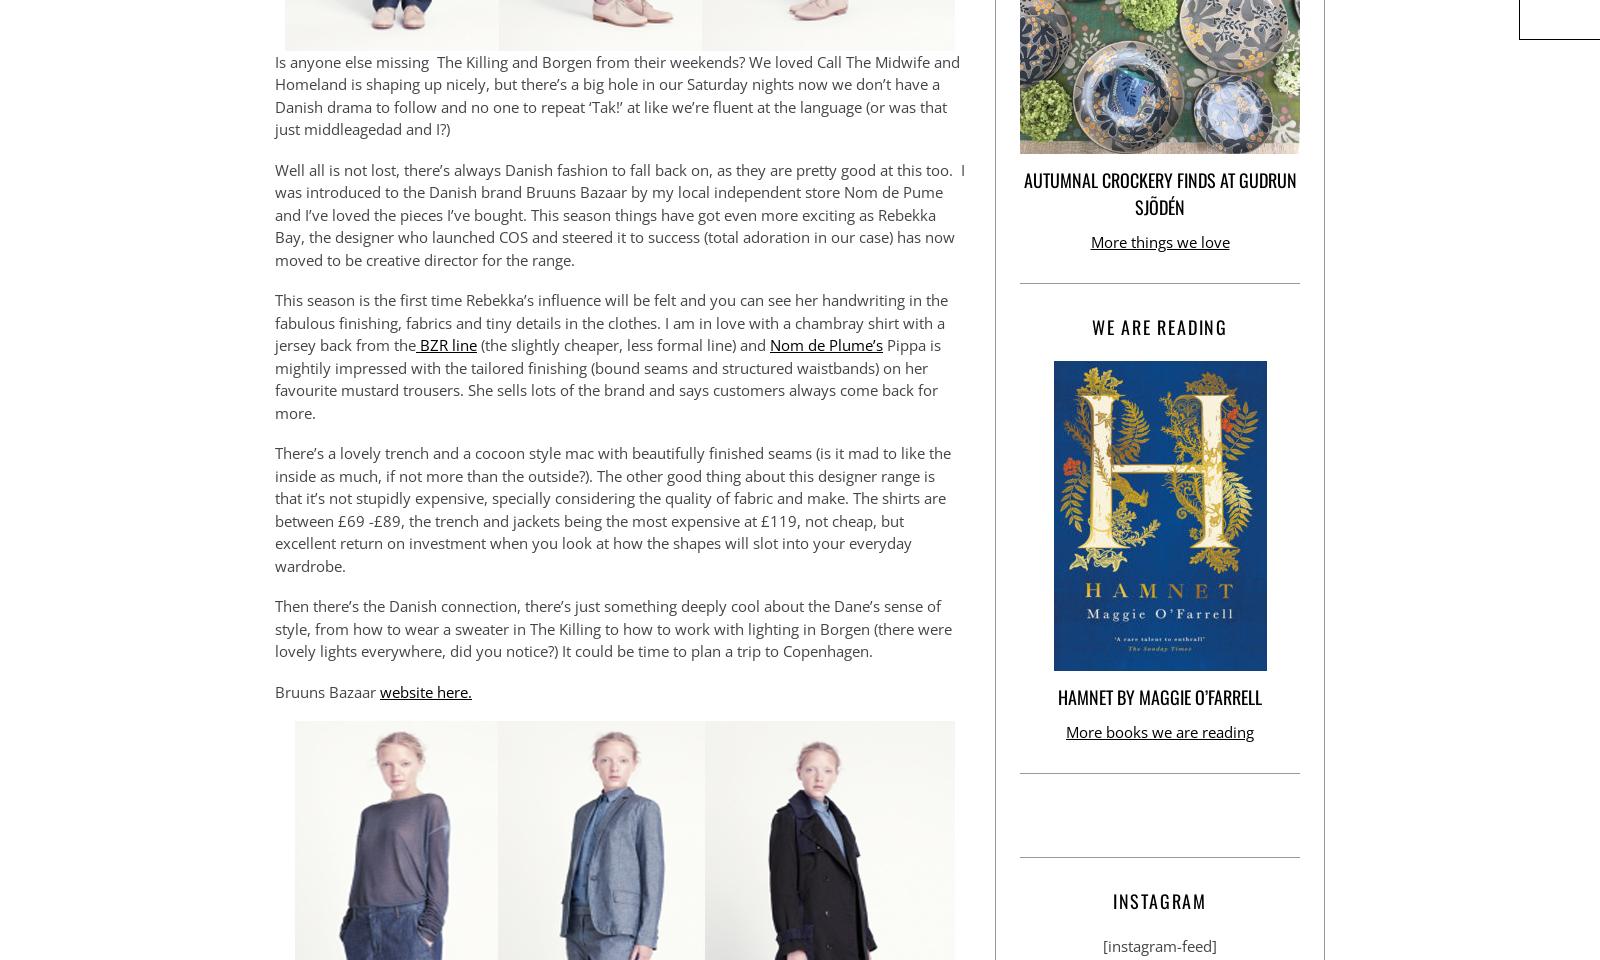  I want to click on 'Nom de Plume’s', so click(825, 345).